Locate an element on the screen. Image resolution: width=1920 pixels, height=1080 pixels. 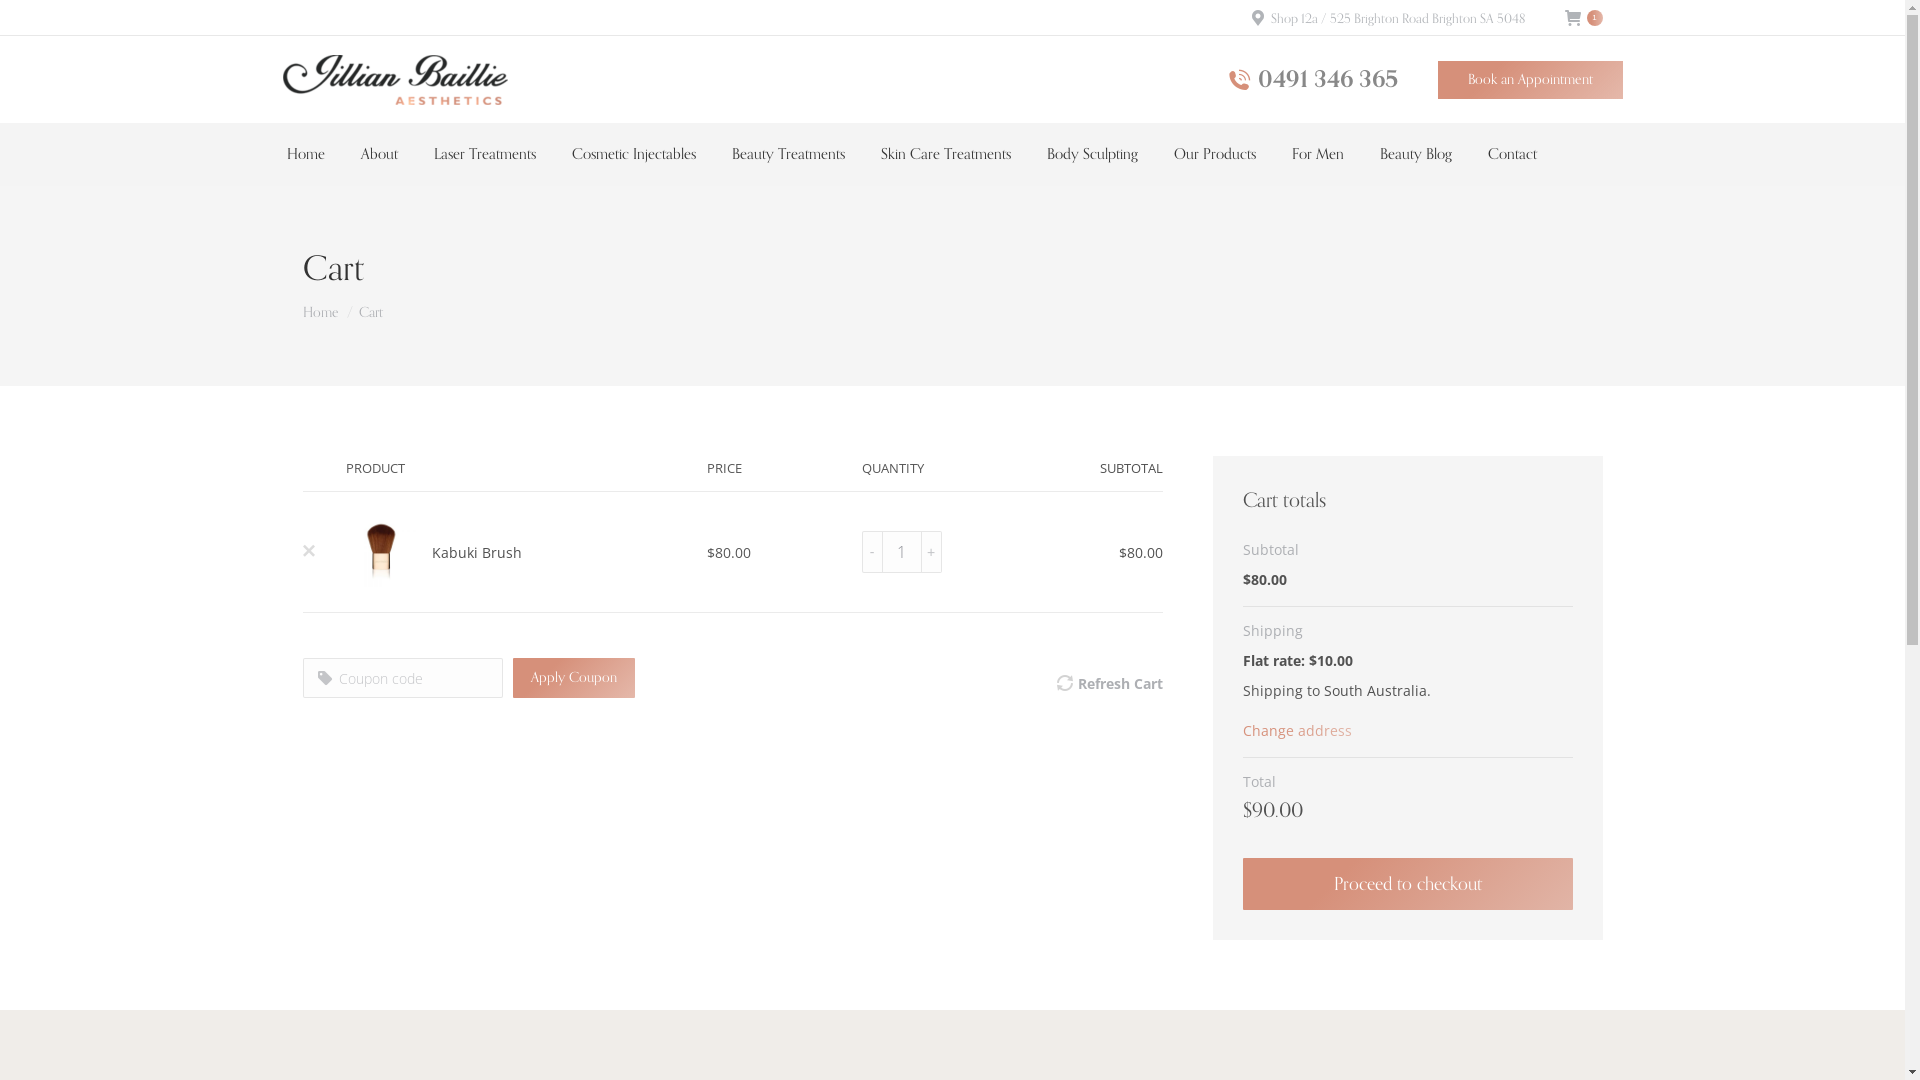
'Home' is located at coordinates (304, 153).